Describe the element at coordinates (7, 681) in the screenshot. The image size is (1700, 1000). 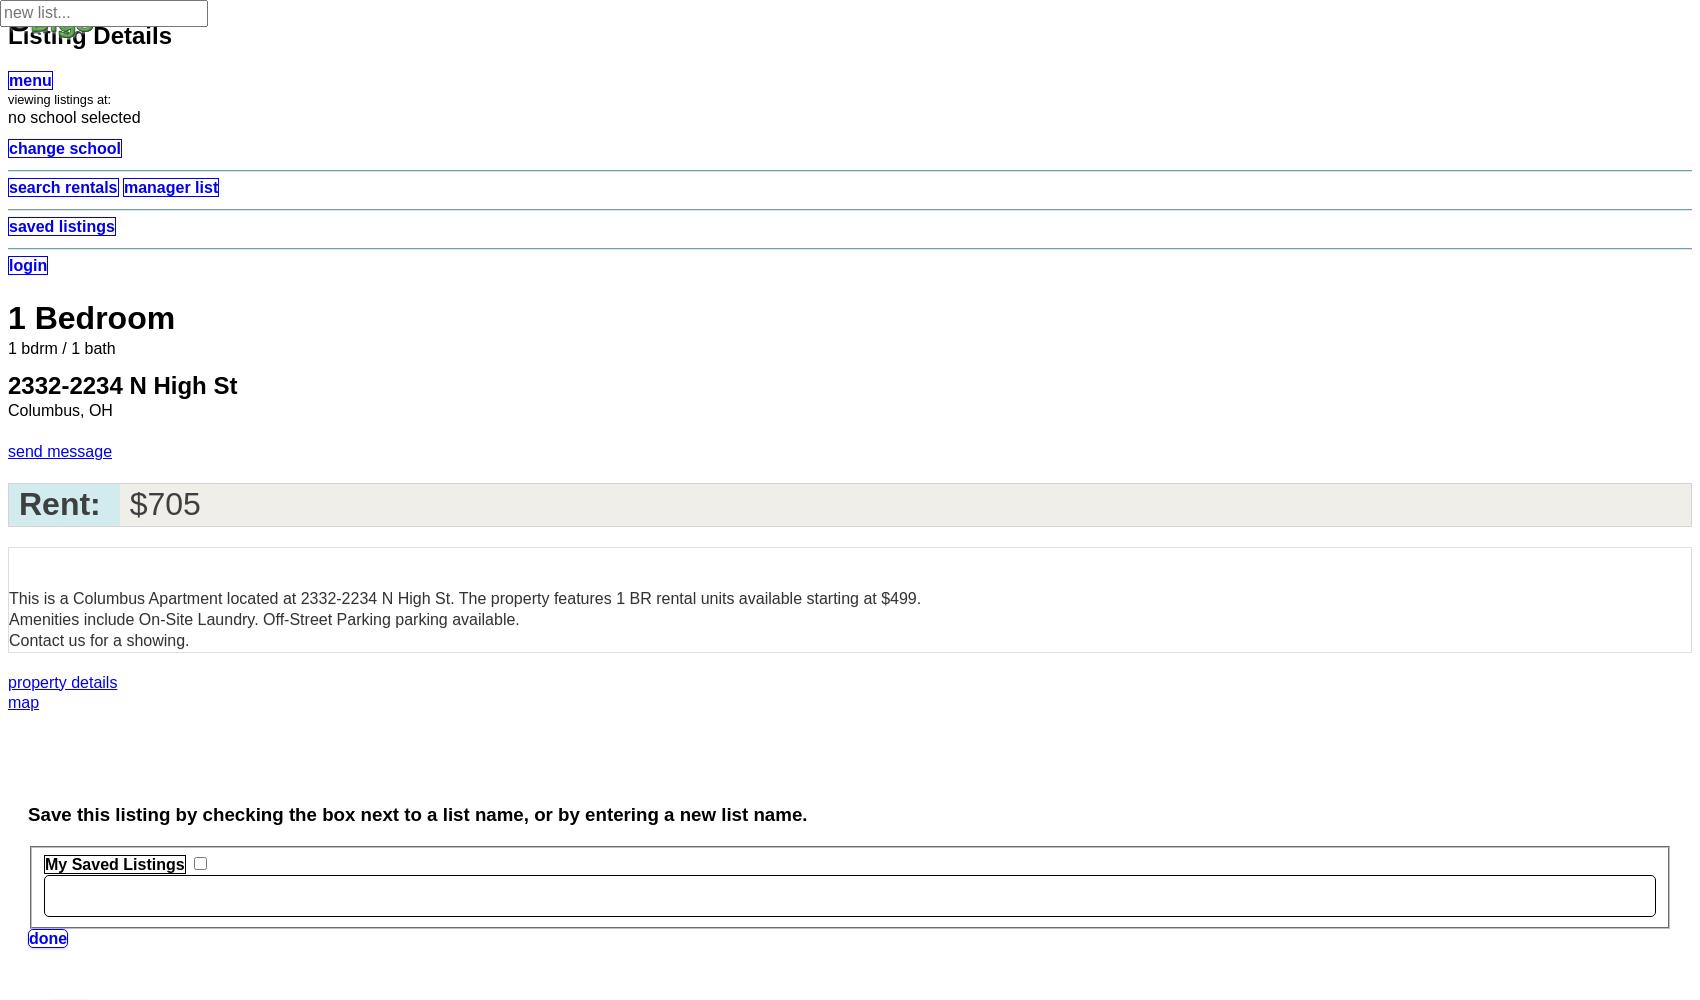
I see `'property details'` at that location.